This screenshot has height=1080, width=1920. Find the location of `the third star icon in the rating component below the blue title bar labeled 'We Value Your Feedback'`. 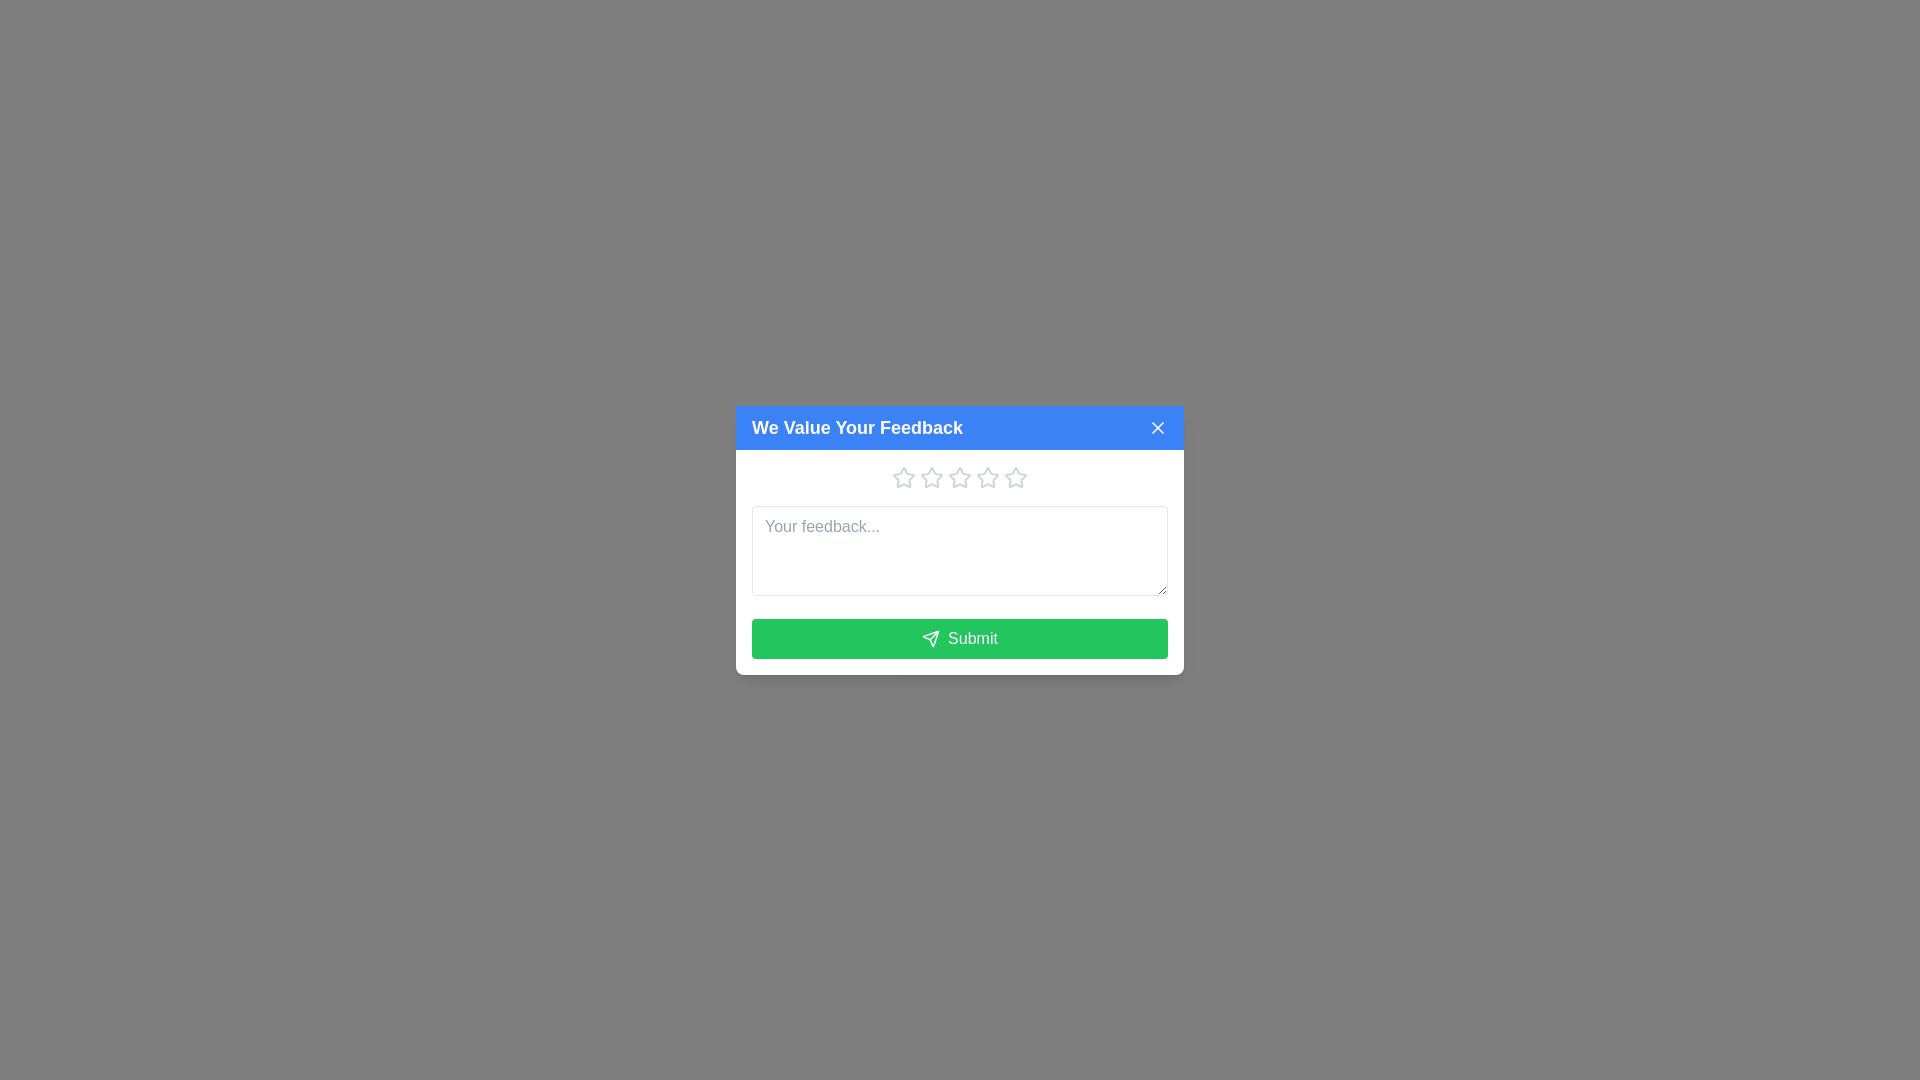

the third star icon in the rating component below the blue title bar labeled 'We Value Your Feedback' is located at coordinates (960, 477).